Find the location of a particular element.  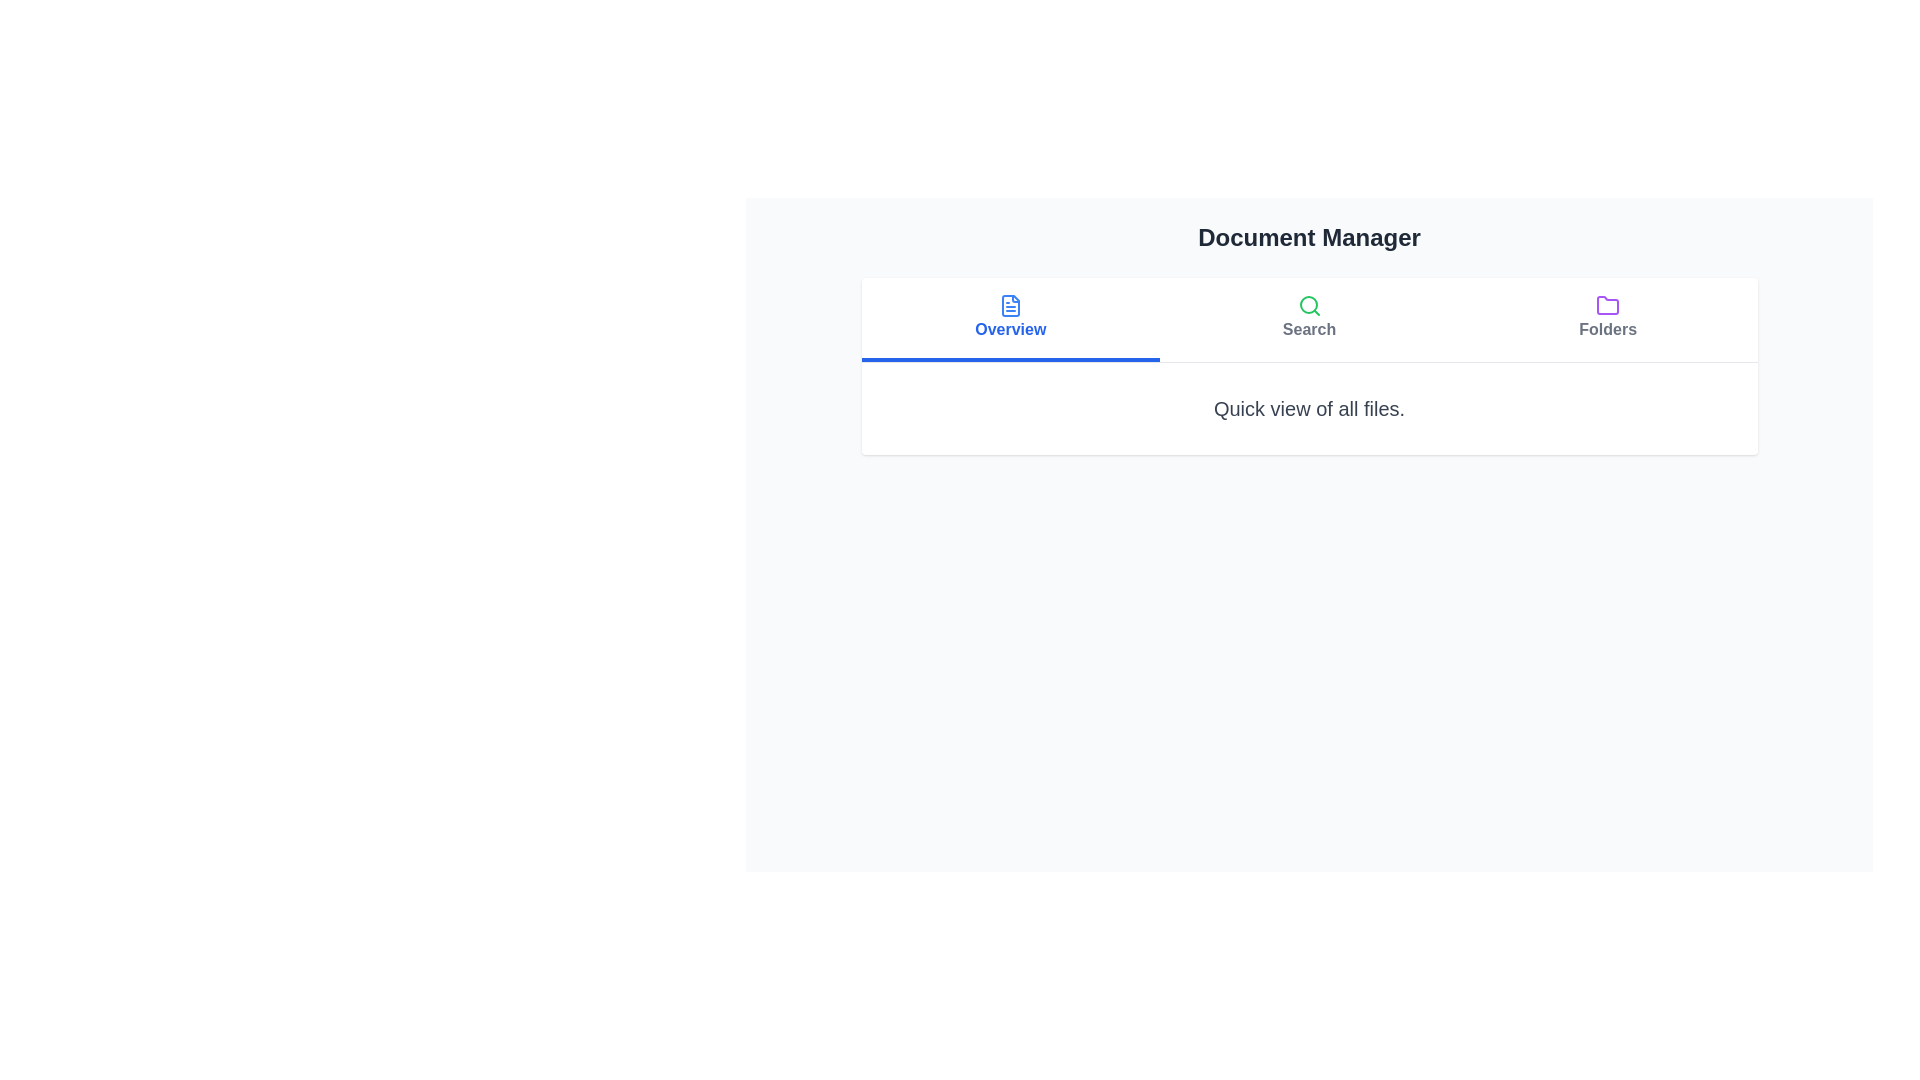

the blue-colored SVG icon shaped like a document with text-like lines inside it, located above the 'Overview' label in the navigation bar is located at coordinates (1010, 305).